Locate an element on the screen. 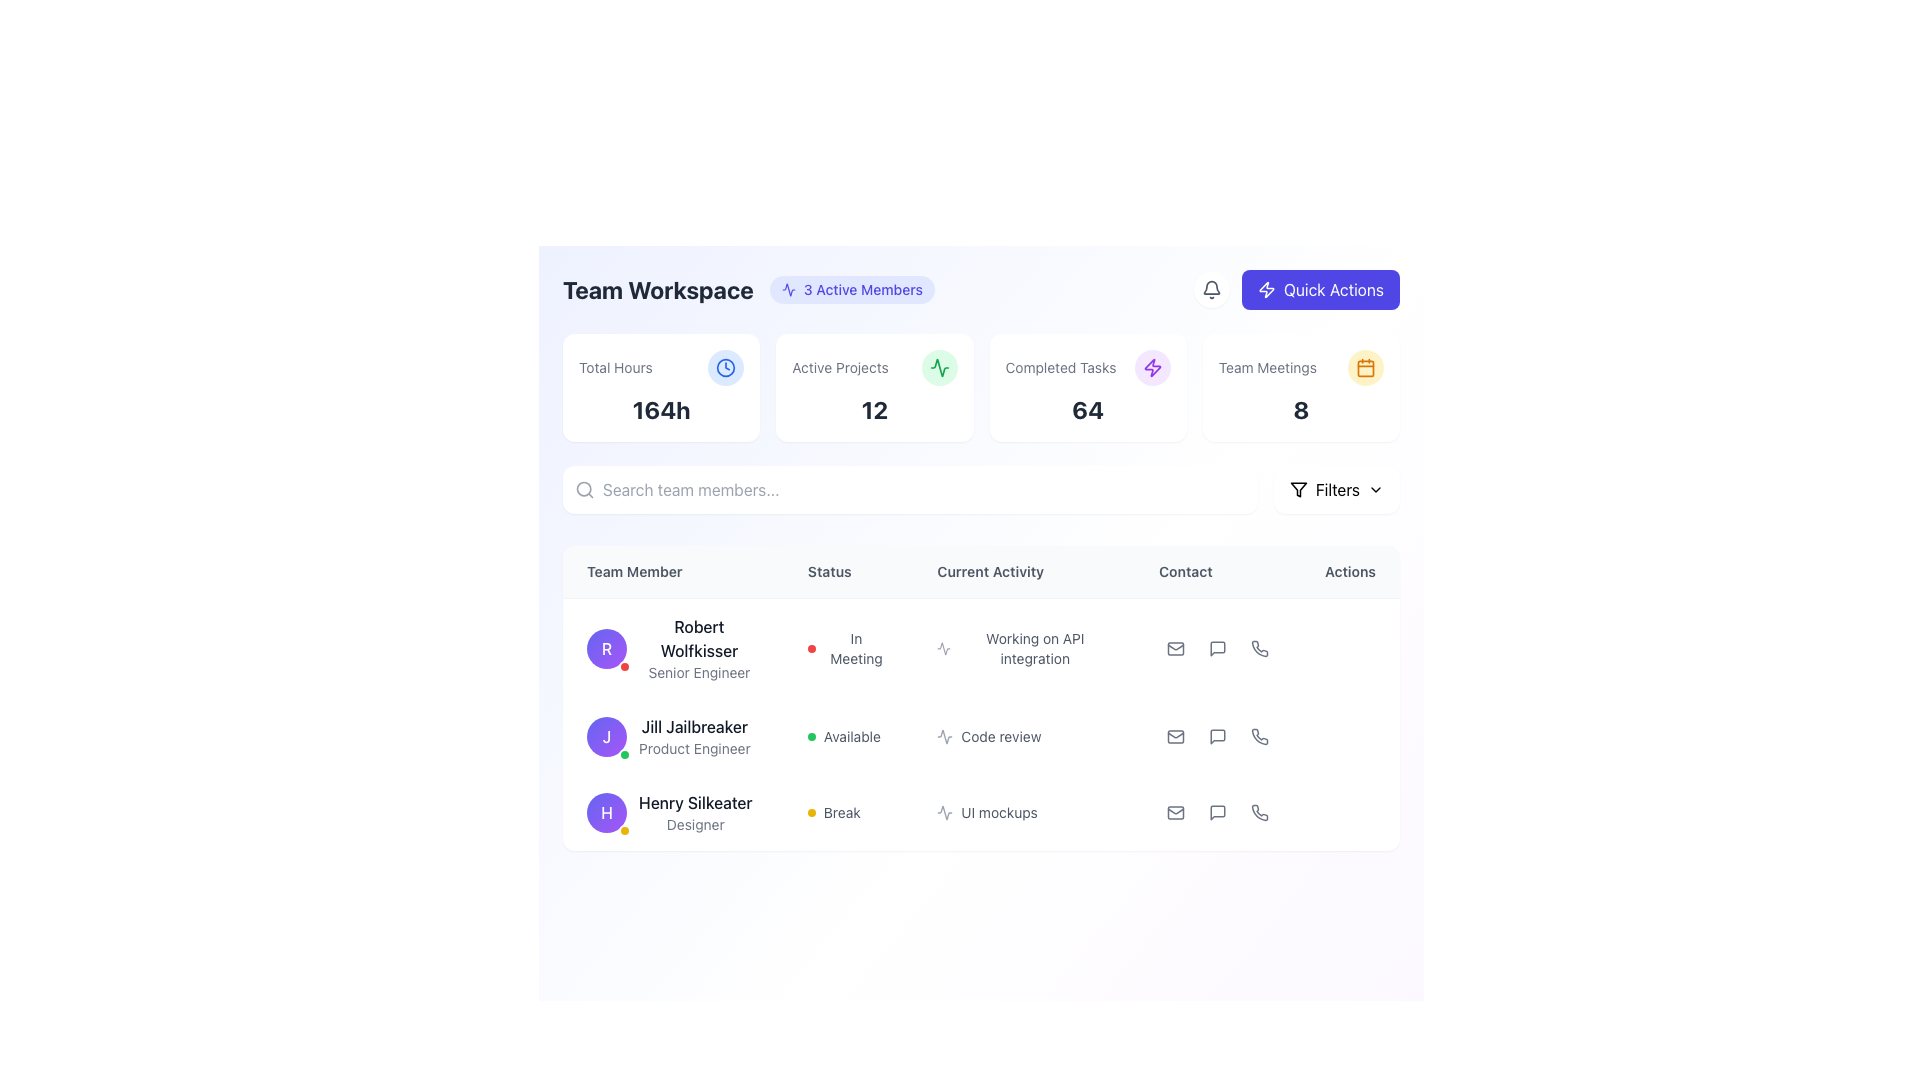  the text label indicating the number of active team members in the workspace, which is part of a rounded, indigo-highlighted badge near the 'Team Workspace' header is located at coordinates (863, 289).